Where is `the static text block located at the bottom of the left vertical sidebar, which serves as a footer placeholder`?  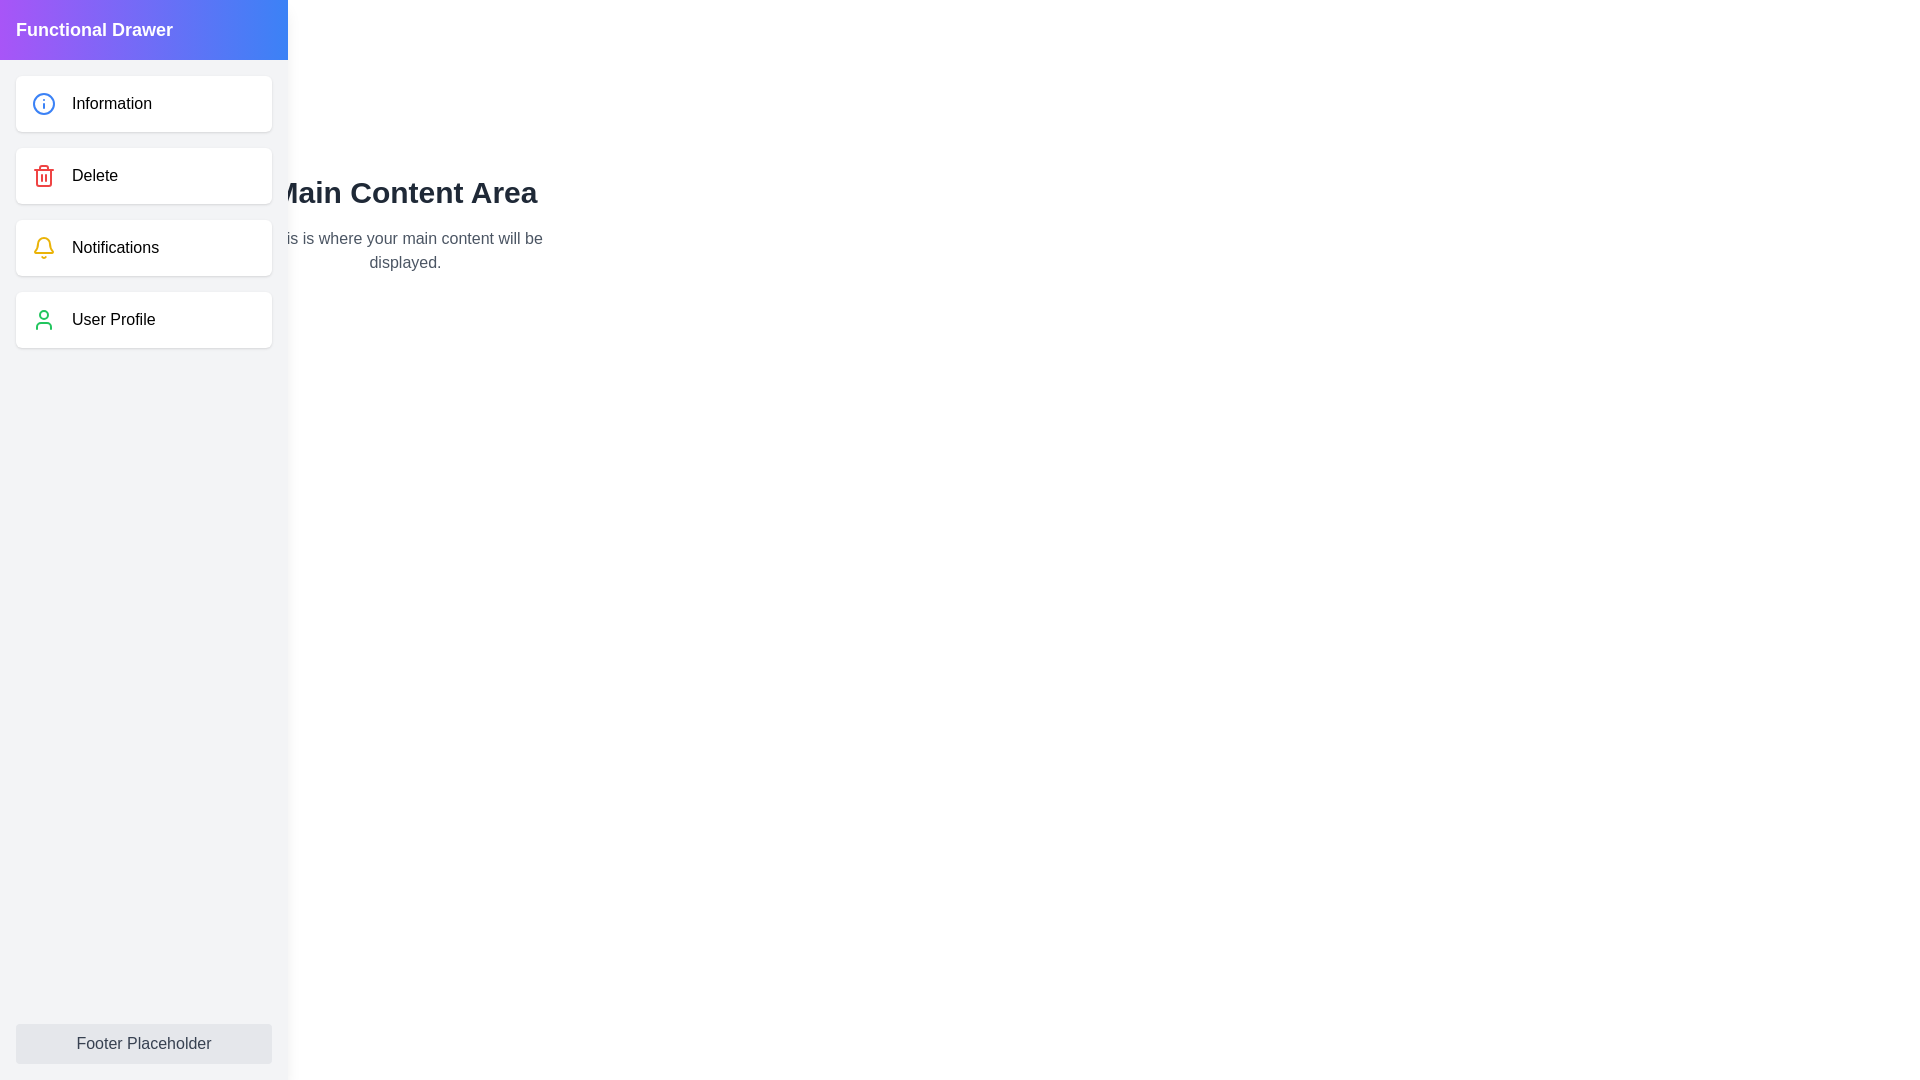 the static text block located at the bottom of the left vertical sidebar, which serves as a footer placeholder is located at coordinates (143, 1043).